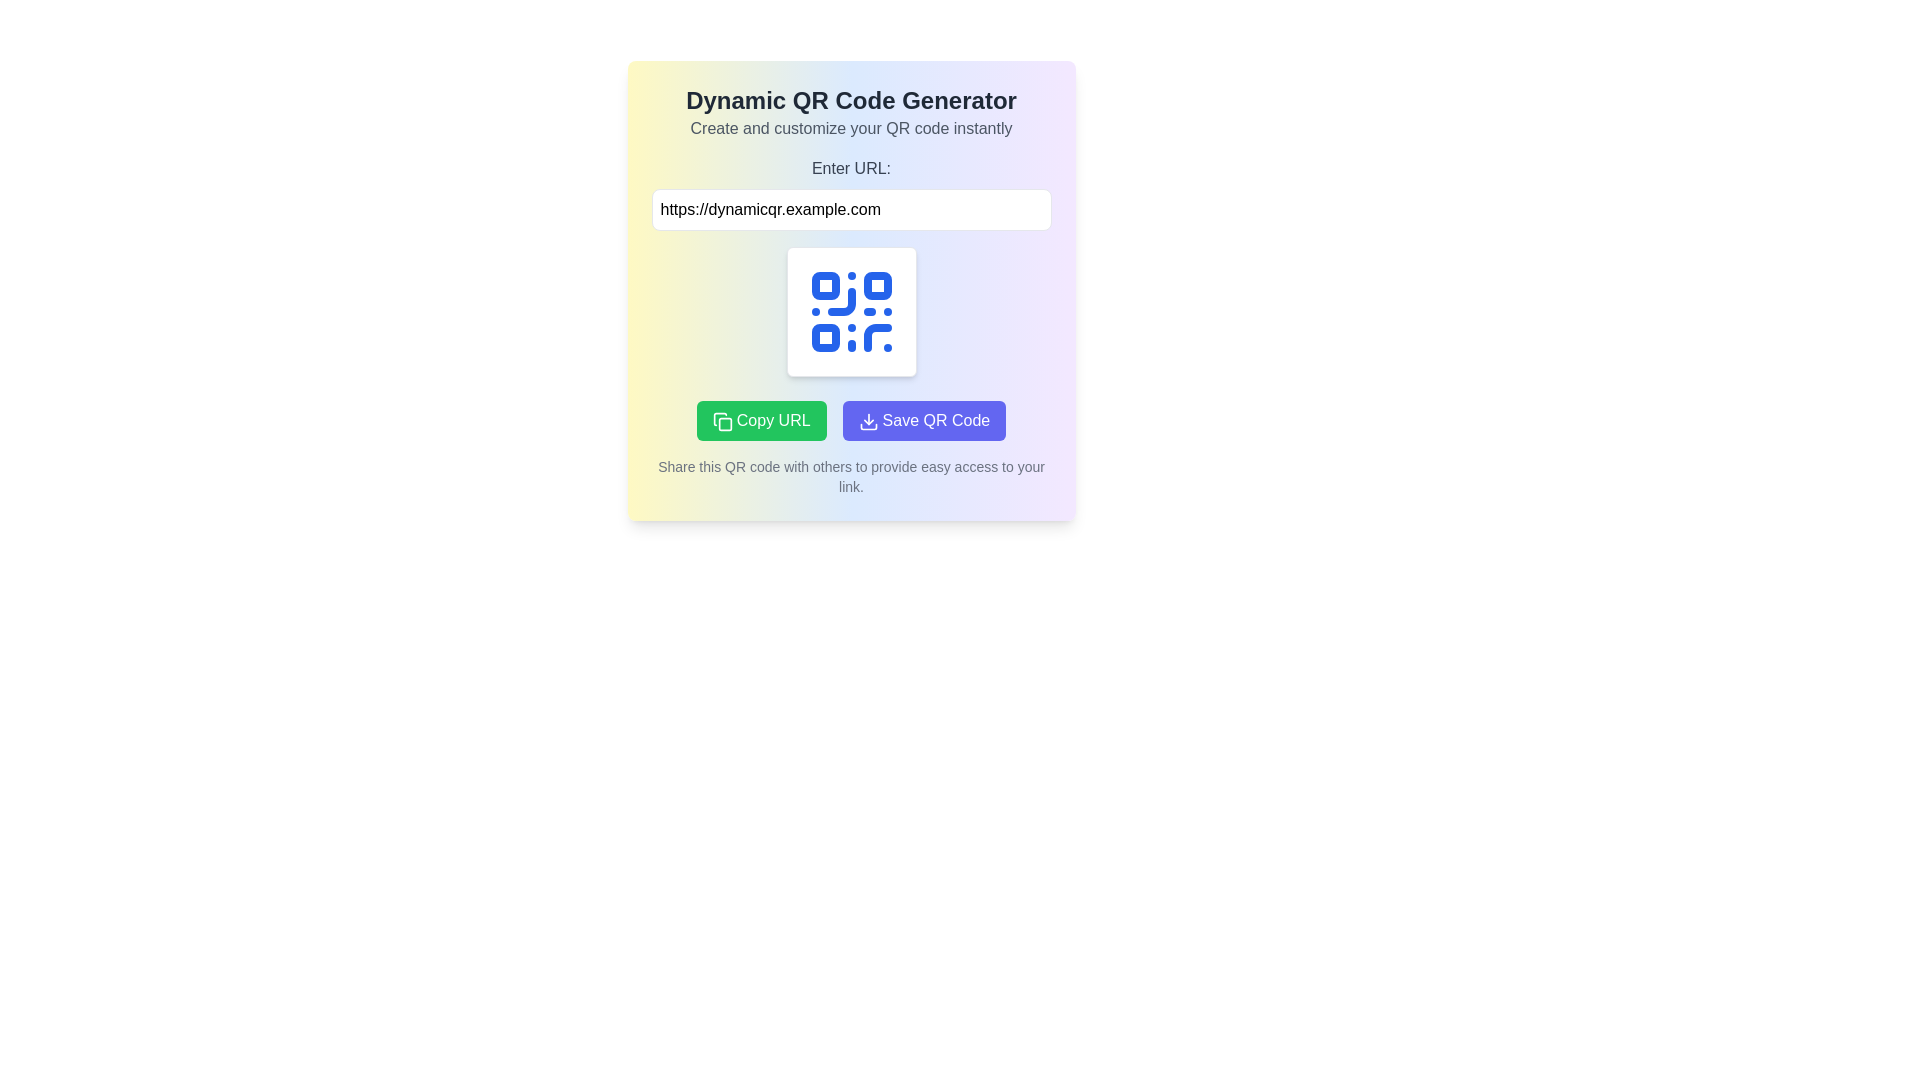 The image size is (1920, 1080). What do you see at coordinates (825, 285) in the screenshot?
I see `the top-left graphical element within the QR code design, which contributes to the QR code's appearance and functionality` at bounding box center [825, 285].